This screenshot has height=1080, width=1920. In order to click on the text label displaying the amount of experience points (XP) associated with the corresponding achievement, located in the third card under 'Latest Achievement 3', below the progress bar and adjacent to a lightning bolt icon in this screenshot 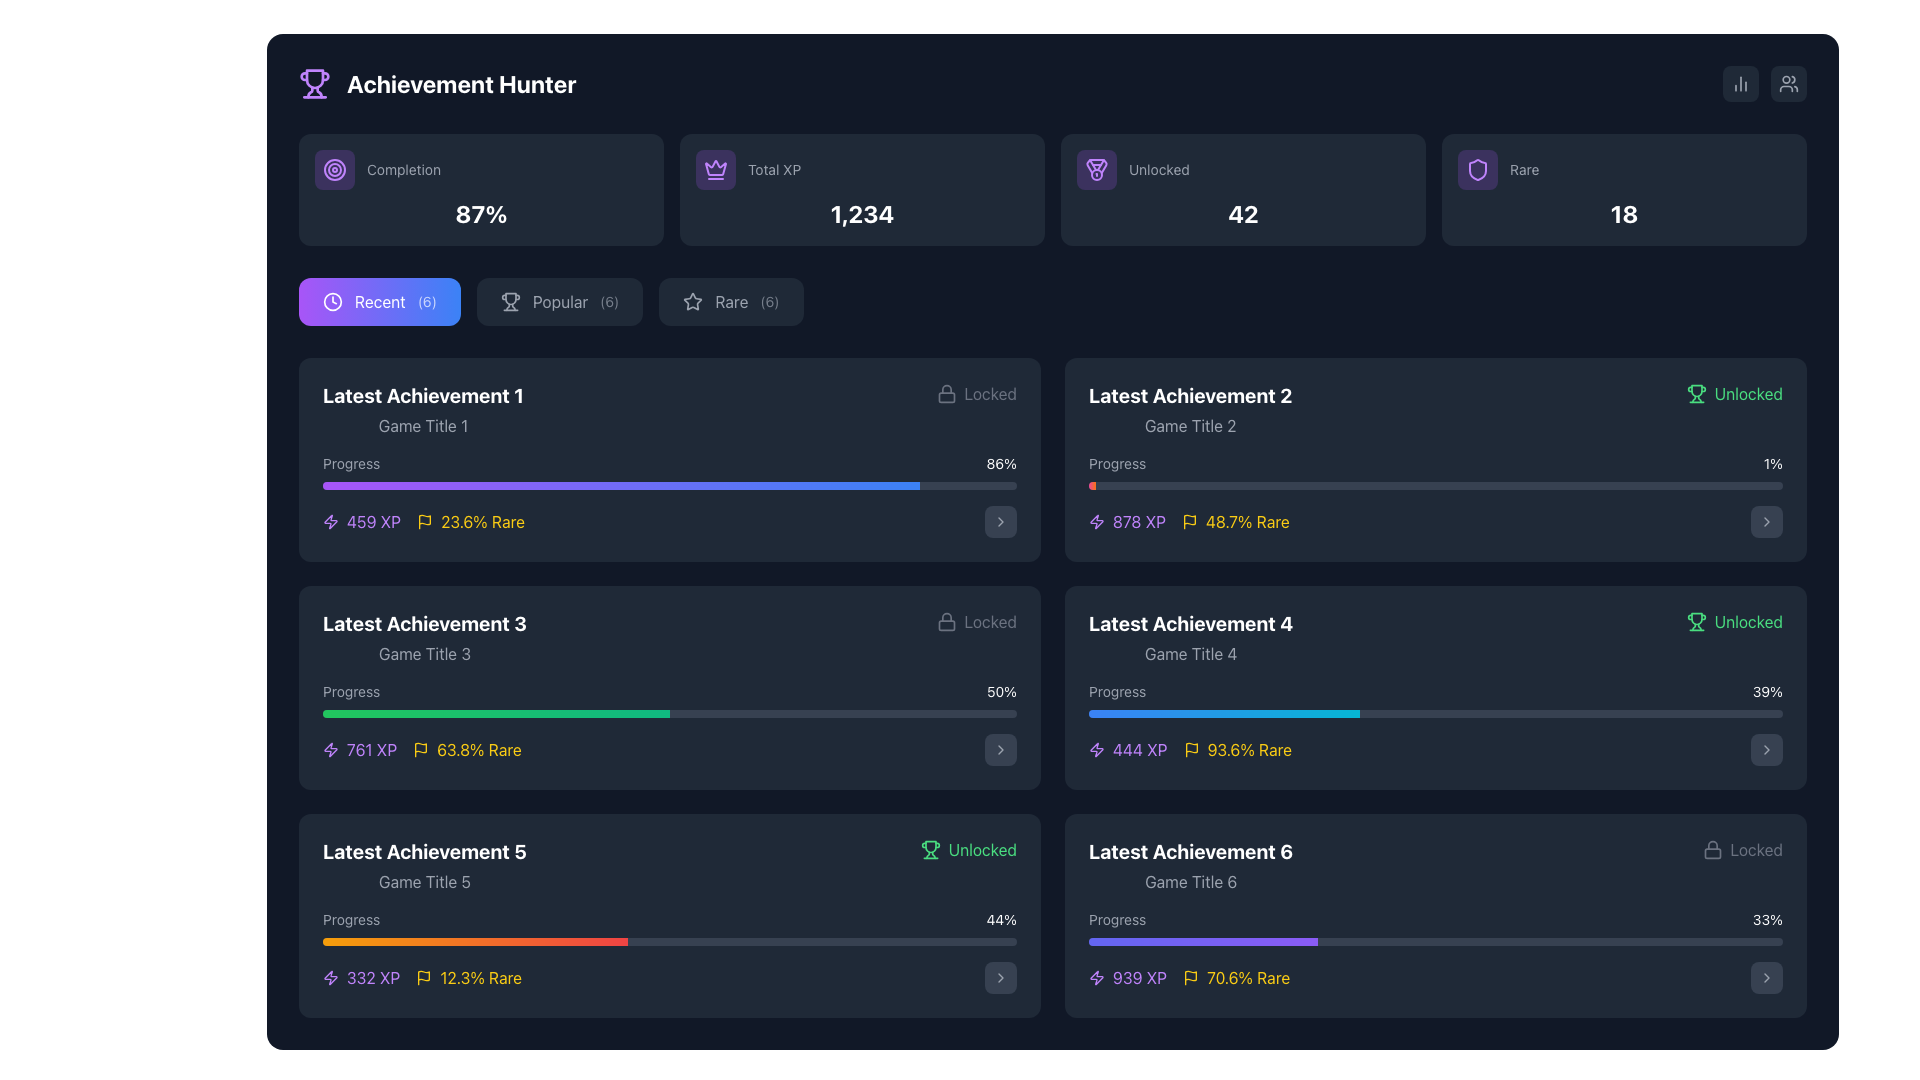, I will do `click(372, 749)`.